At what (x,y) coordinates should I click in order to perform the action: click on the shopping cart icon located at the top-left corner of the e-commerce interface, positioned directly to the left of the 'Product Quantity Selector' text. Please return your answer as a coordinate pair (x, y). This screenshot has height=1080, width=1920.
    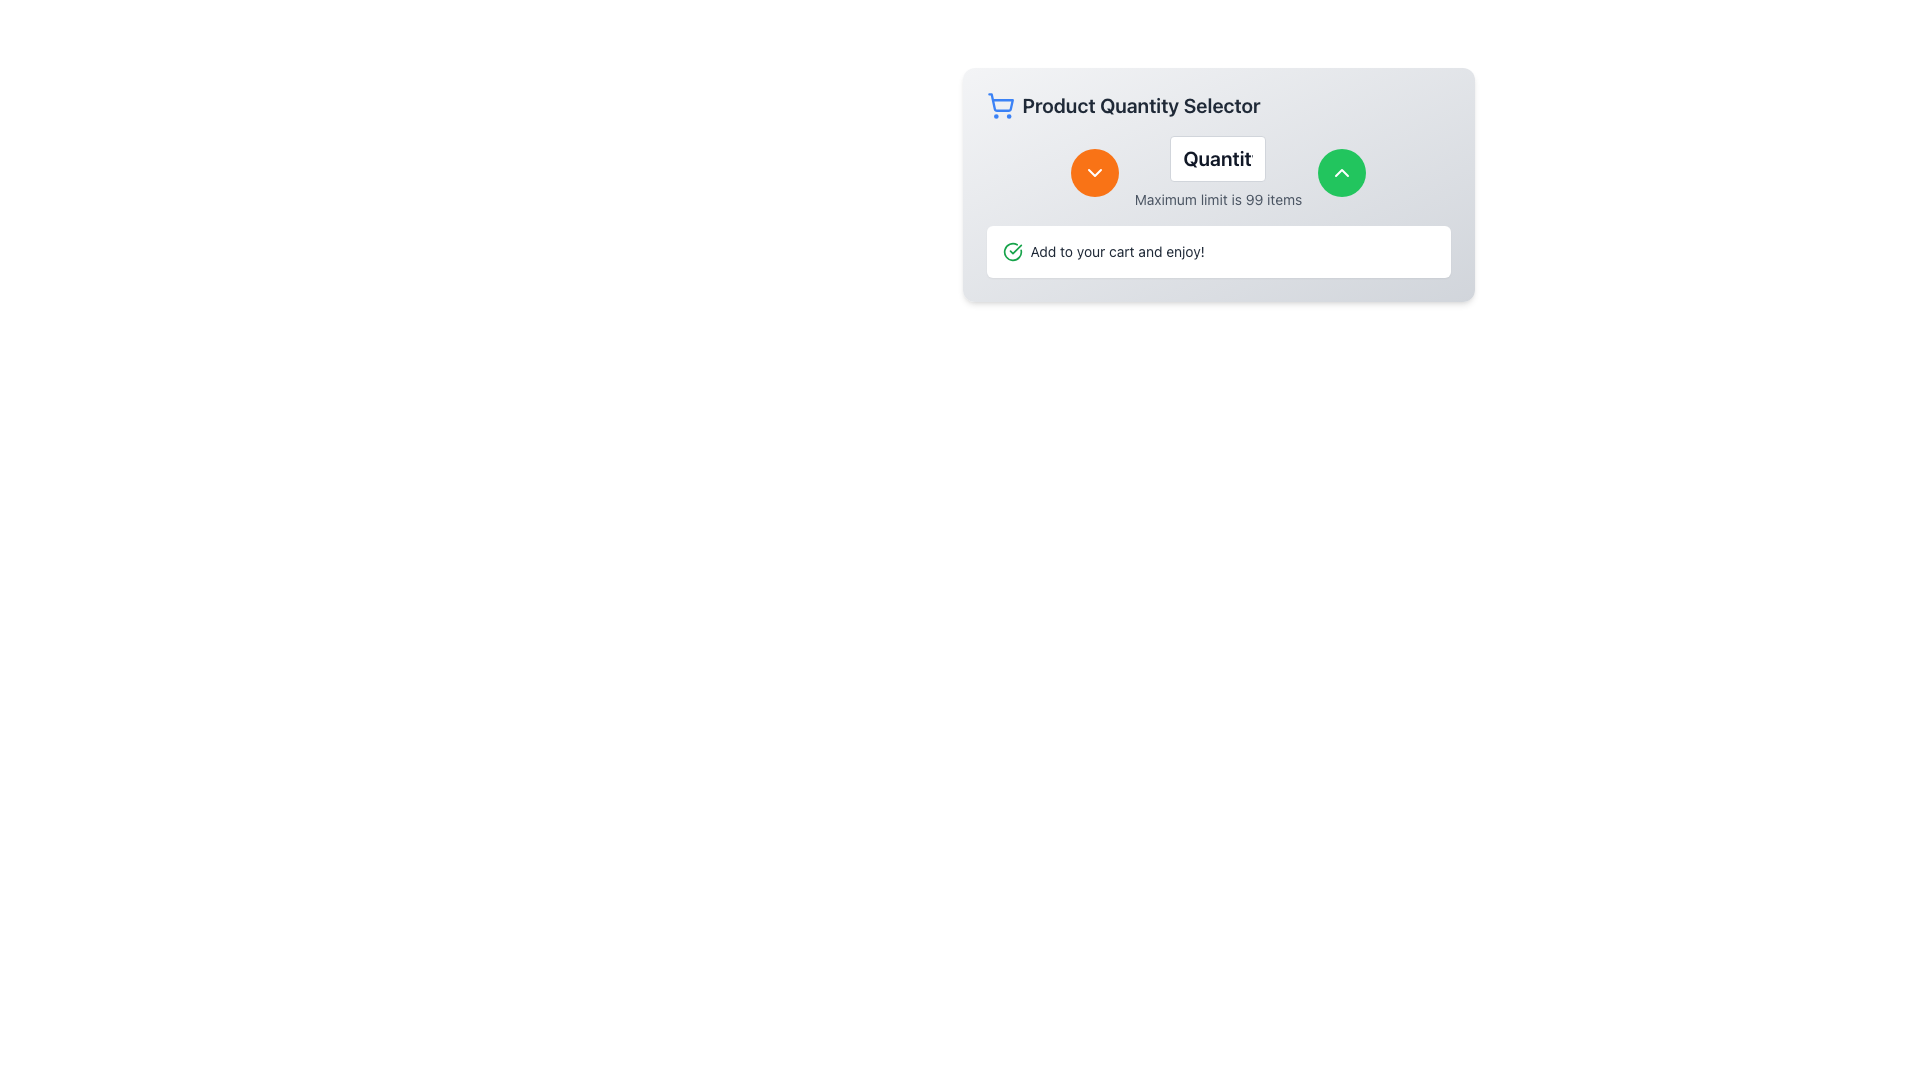
    Looking at the image, I should click on (1000, 105).